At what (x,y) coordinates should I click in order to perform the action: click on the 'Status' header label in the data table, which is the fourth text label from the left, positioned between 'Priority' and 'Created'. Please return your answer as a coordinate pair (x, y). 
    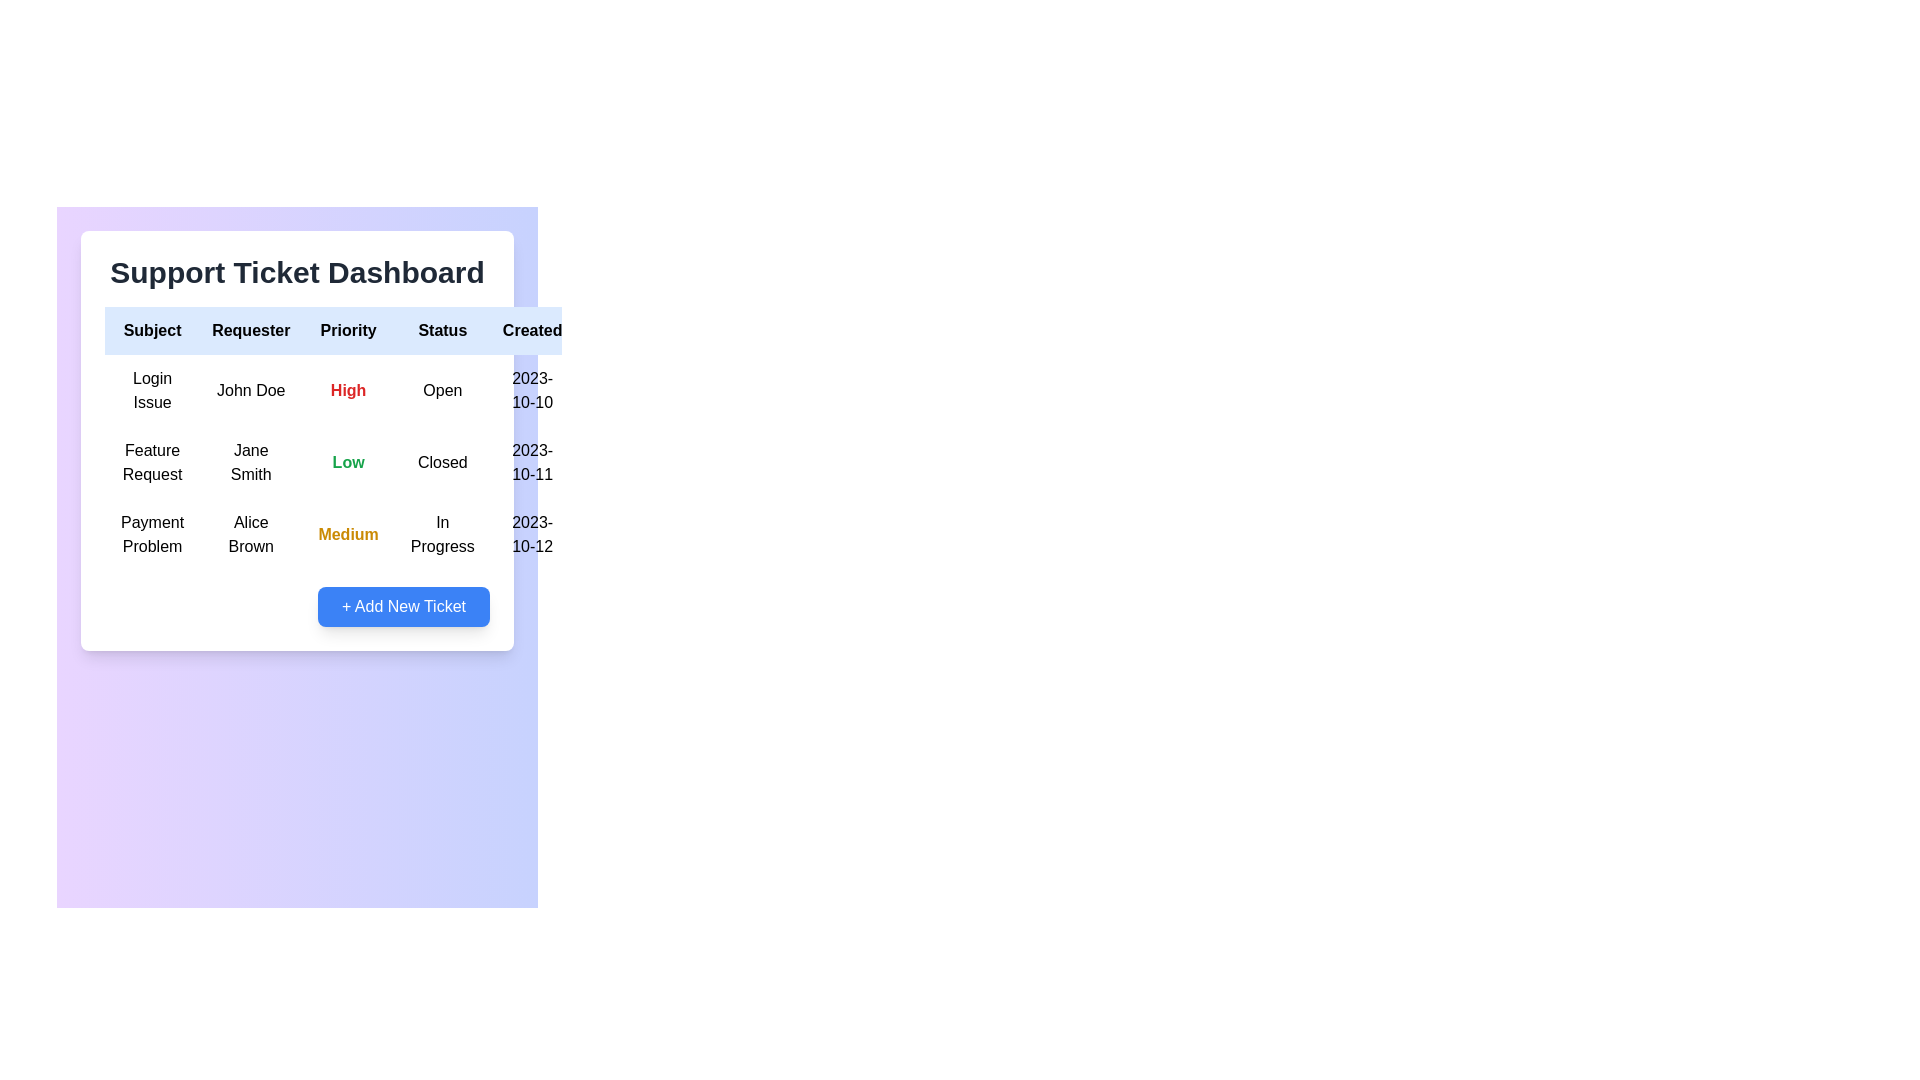
    Looking at the image, I should click on (441, 330).